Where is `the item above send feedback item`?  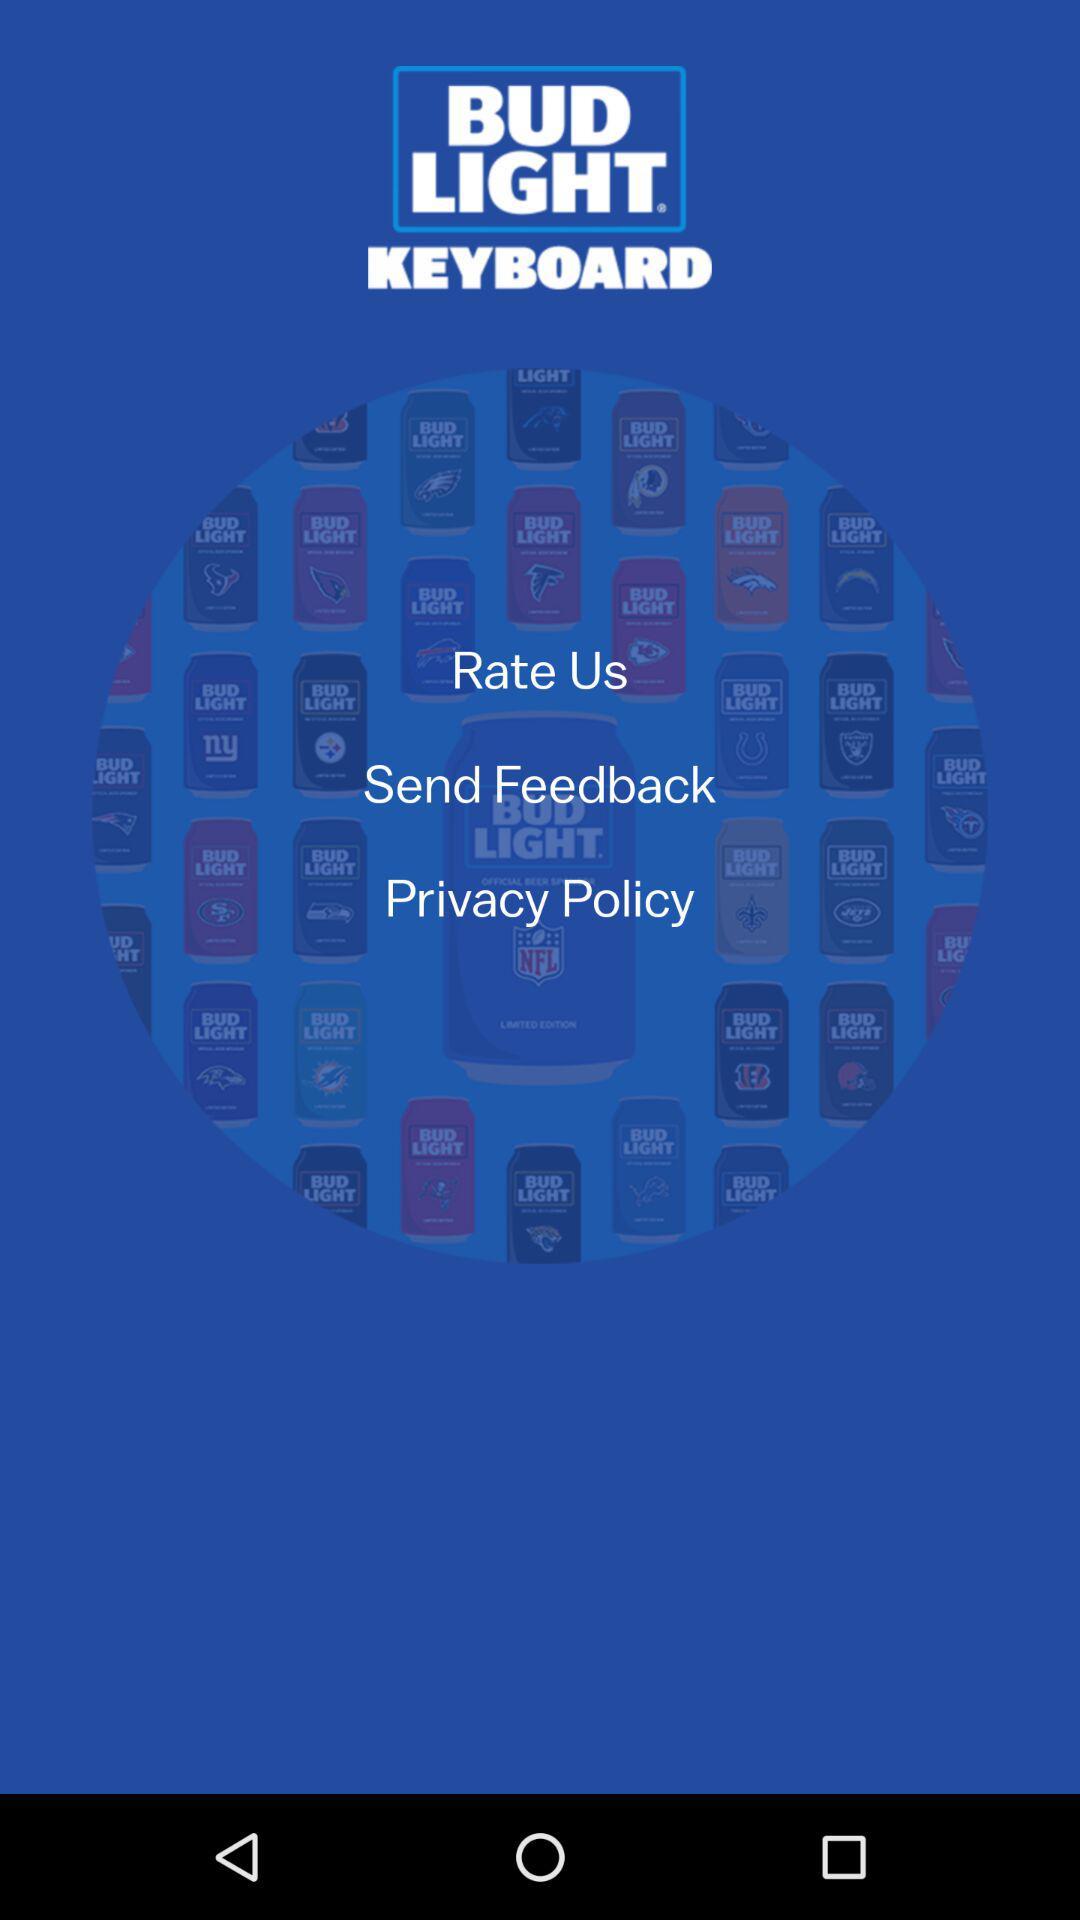
the item above send feedback item is located at coordinates (540, 668).